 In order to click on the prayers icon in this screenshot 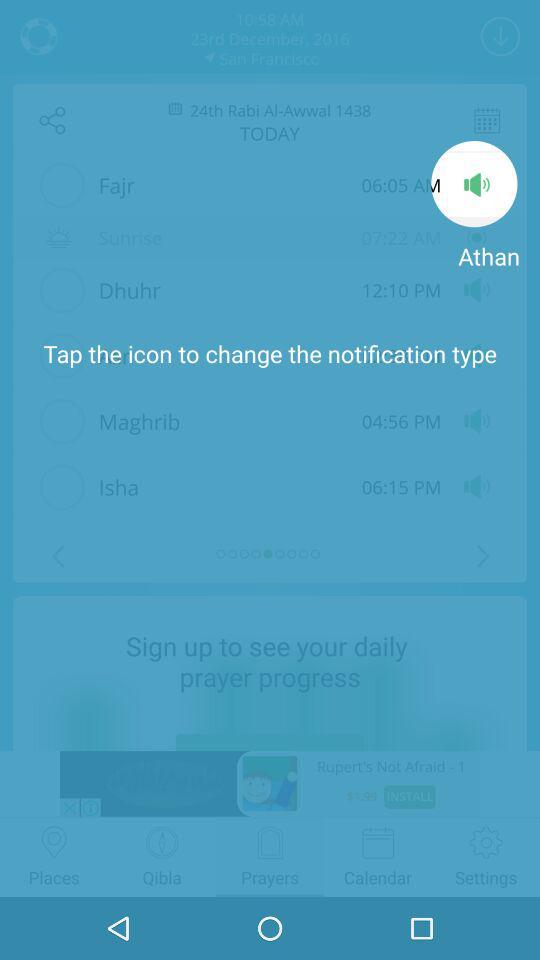, I will do `click(270, 841)`.